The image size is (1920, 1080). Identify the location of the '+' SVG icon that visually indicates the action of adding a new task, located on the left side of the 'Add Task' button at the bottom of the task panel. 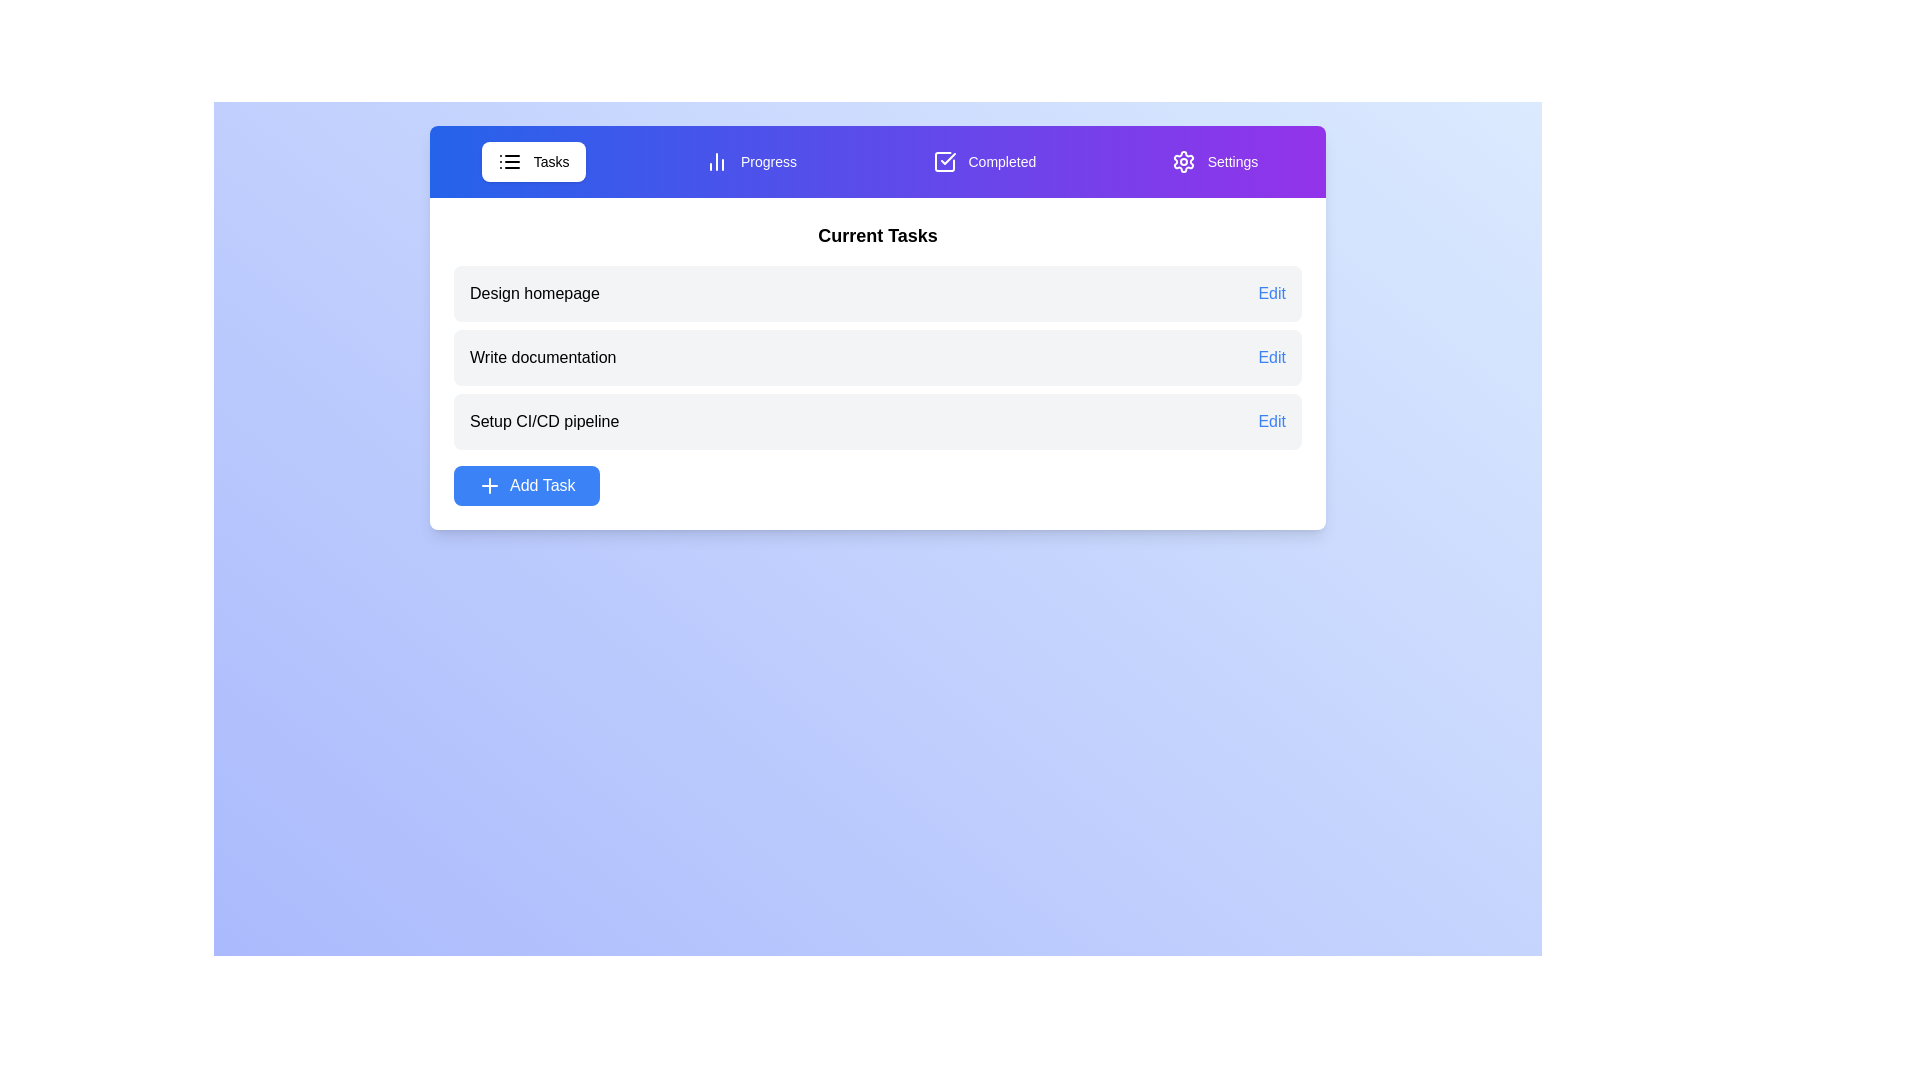
(489, 486).